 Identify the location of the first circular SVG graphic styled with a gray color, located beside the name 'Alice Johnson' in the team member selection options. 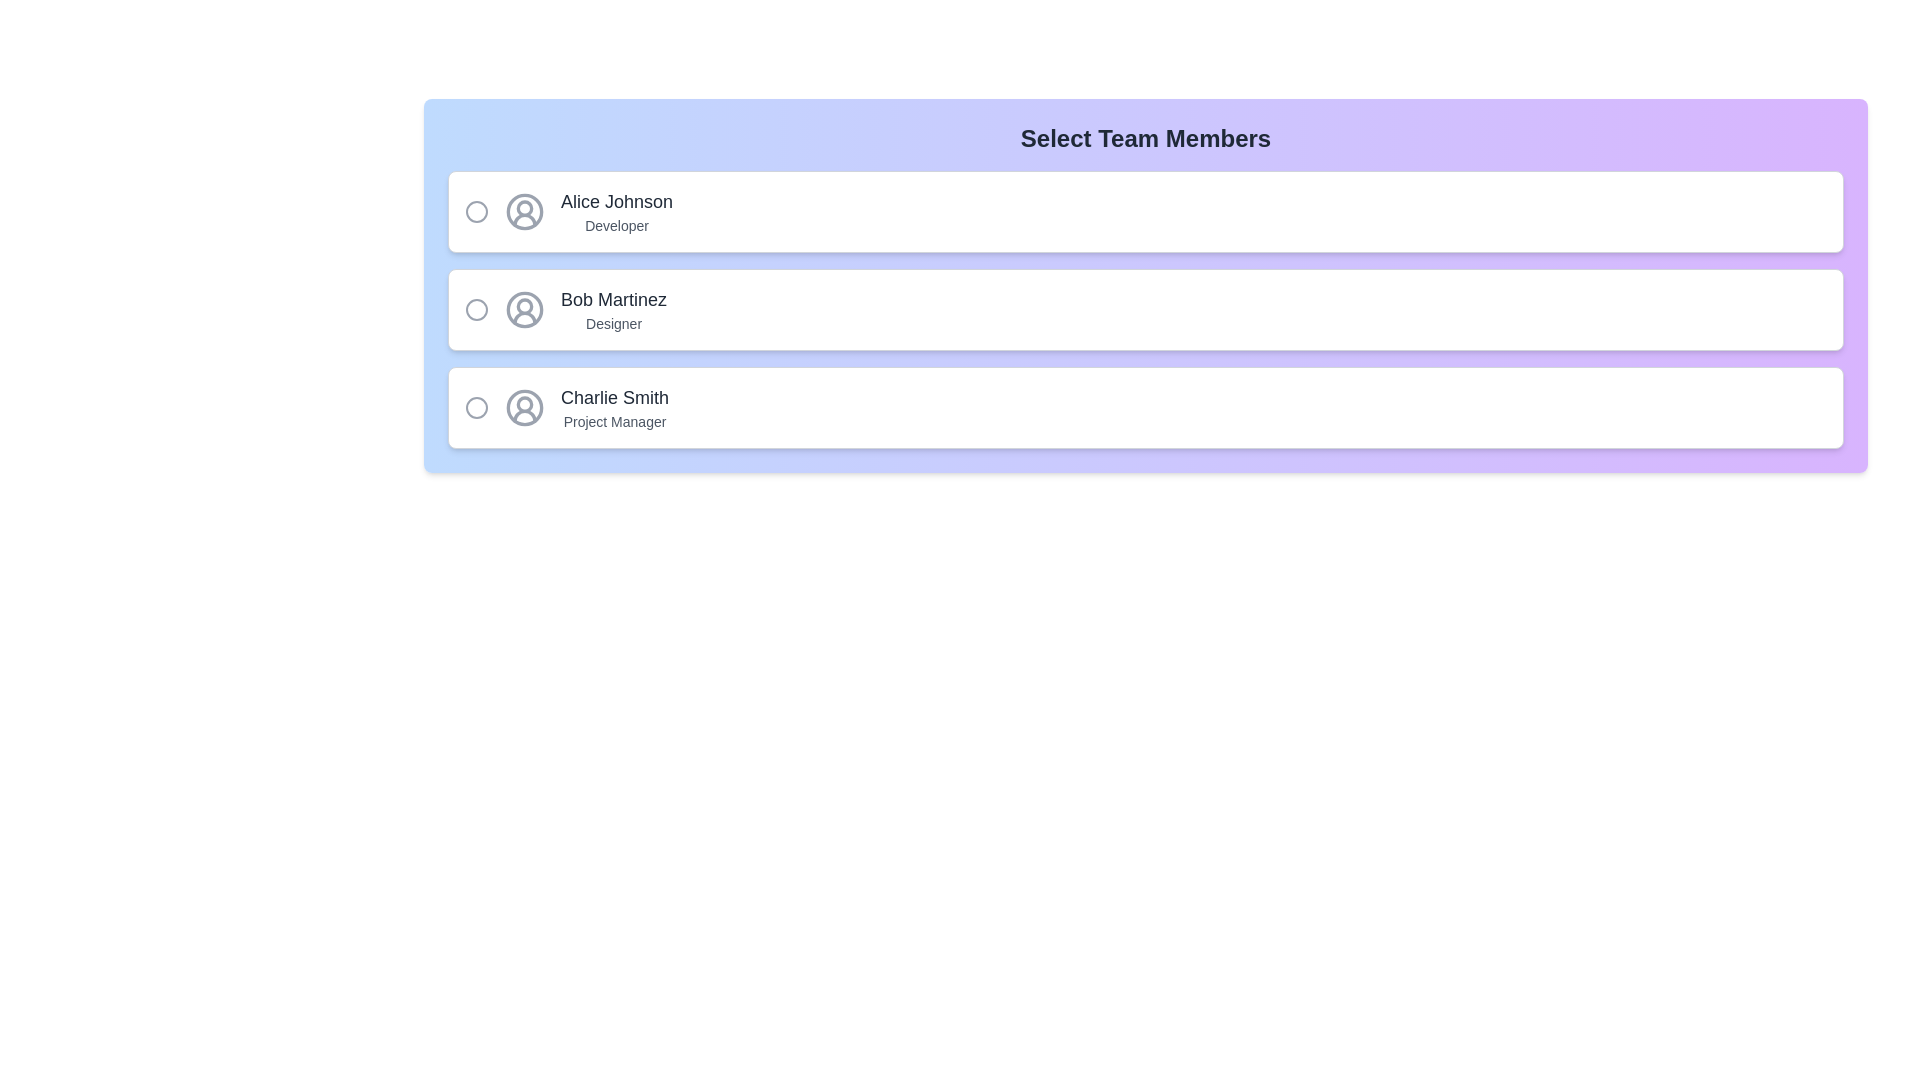
(475, 212).